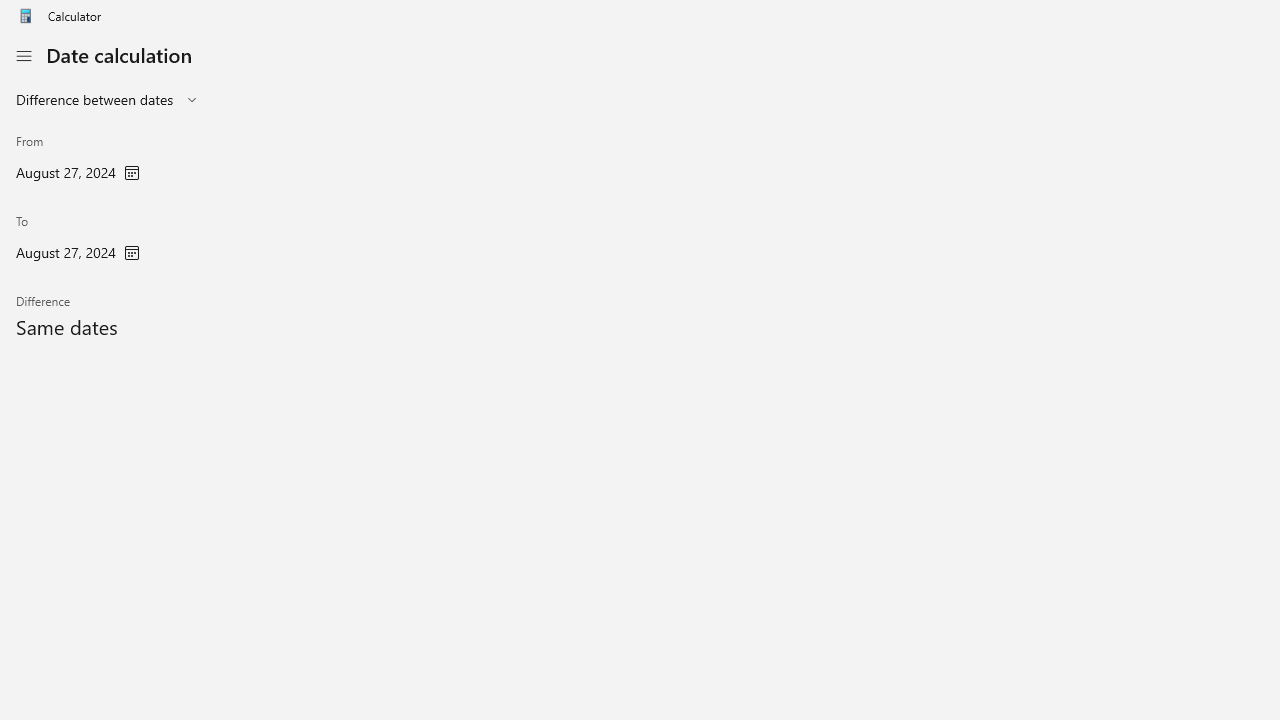 Image resolution: width=1280 pixels, height=720 pixels. I want to click on 'Difference between dates', so click(93, 99).